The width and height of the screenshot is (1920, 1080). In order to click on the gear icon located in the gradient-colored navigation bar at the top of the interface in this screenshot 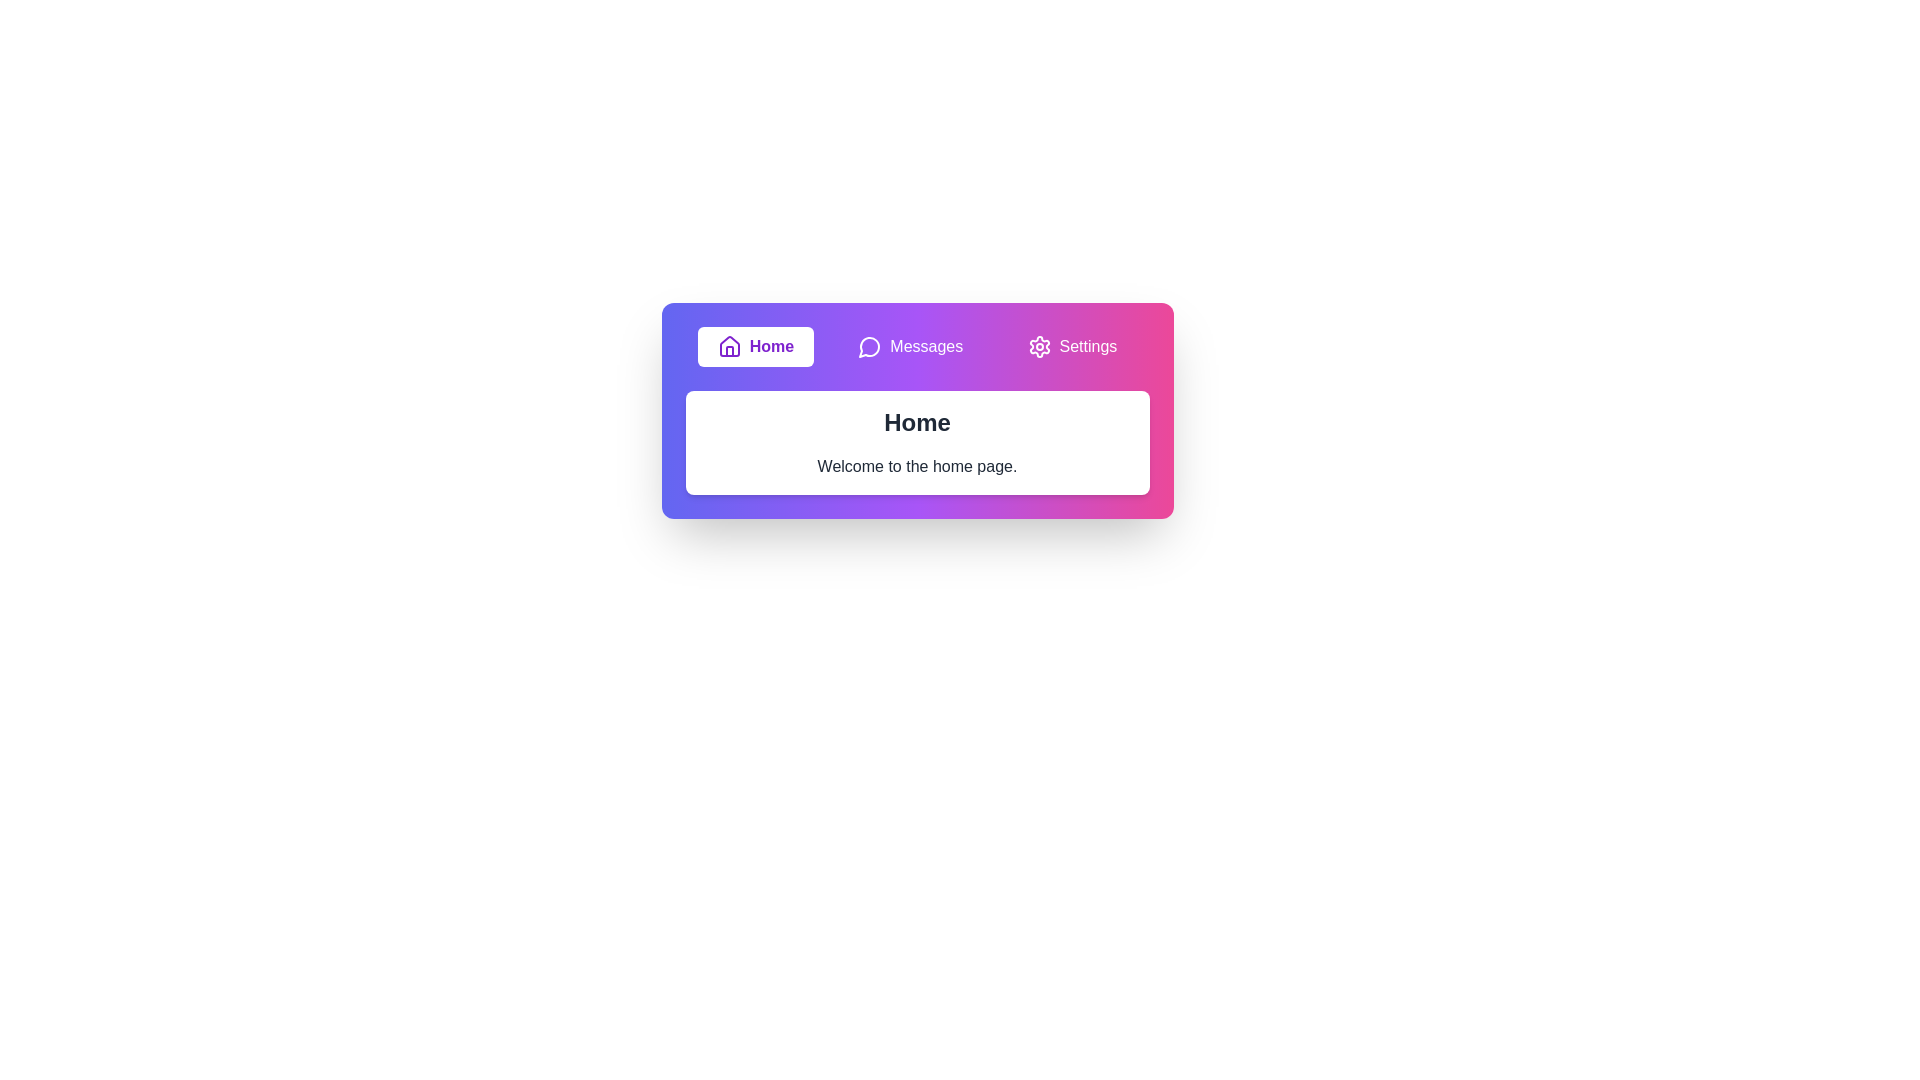, I will do `click(1039, 346)`.